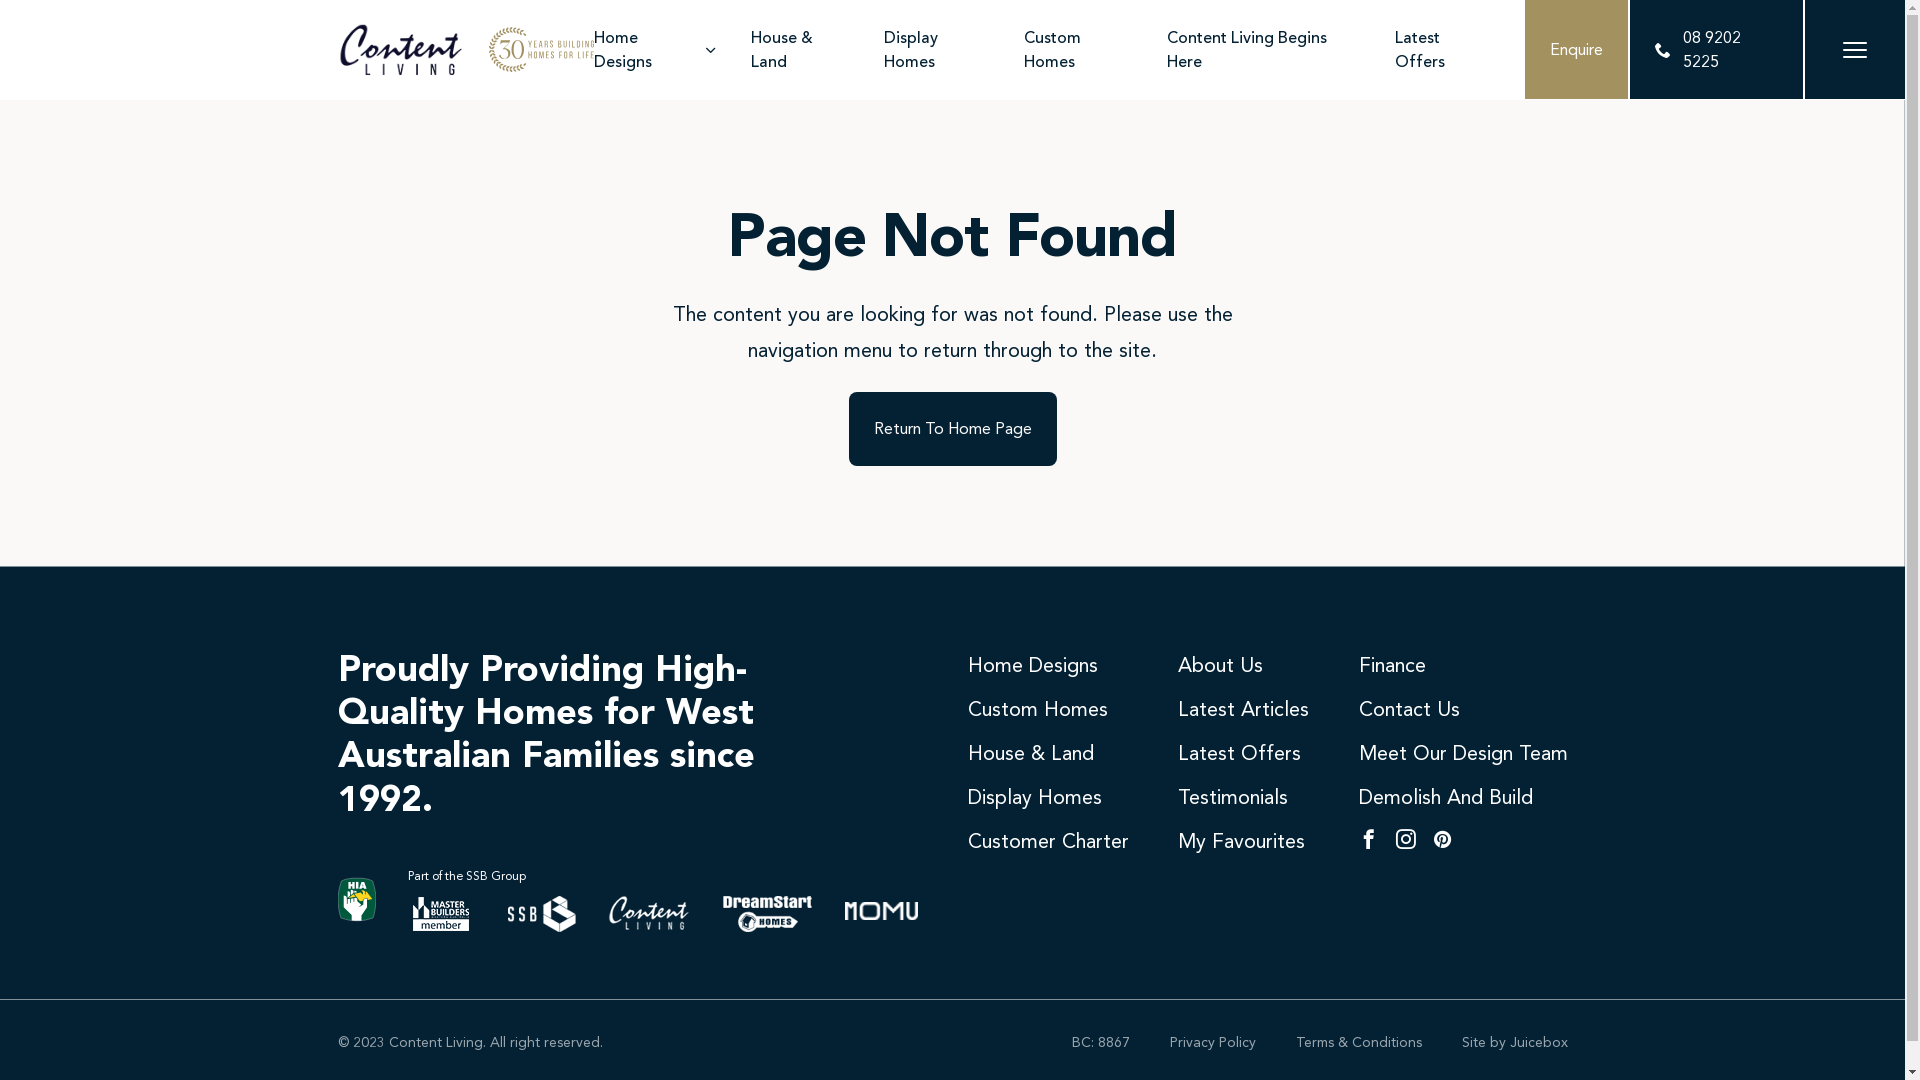  Describe the element at coordinates (1358, 1041) in the screenshot. I see `'Terms & Conditions'` at that location.